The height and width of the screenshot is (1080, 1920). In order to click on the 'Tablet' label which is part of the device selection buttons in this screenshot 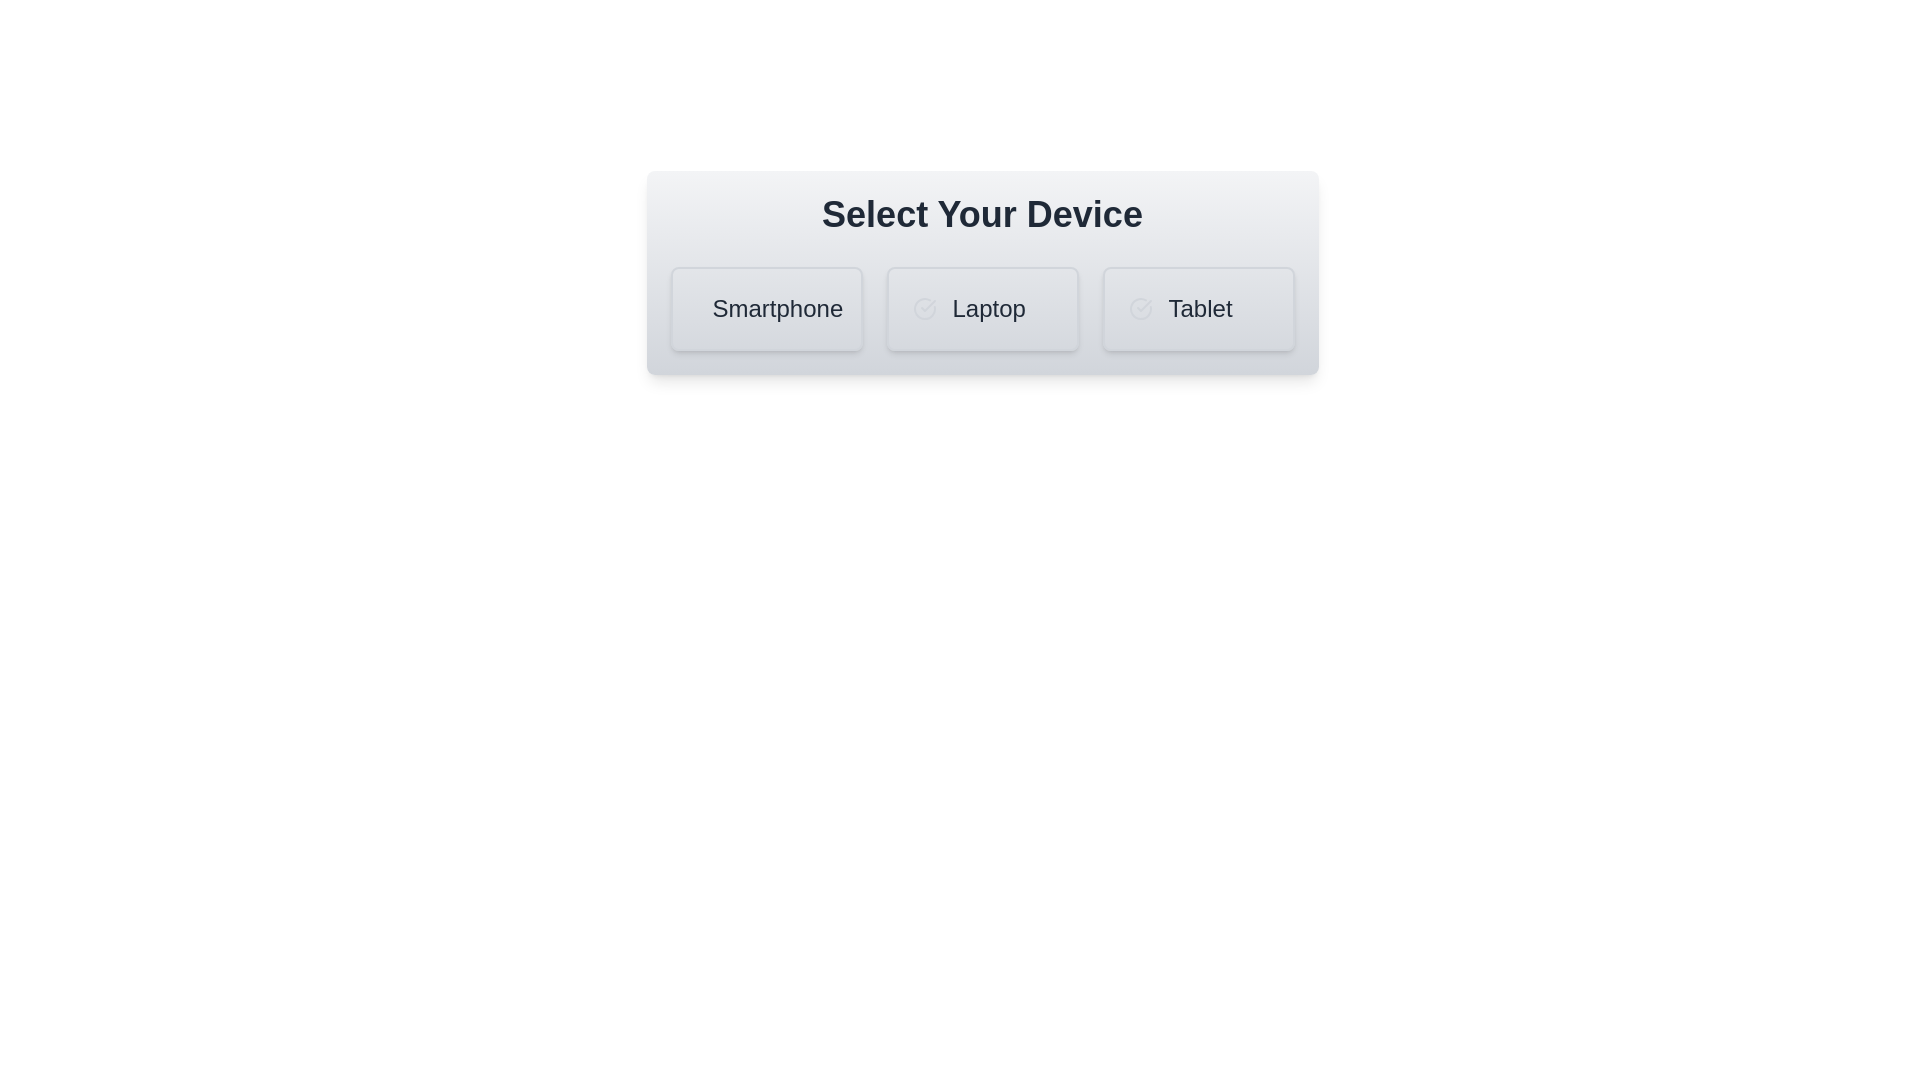, I will do `click(1198, 308)`.